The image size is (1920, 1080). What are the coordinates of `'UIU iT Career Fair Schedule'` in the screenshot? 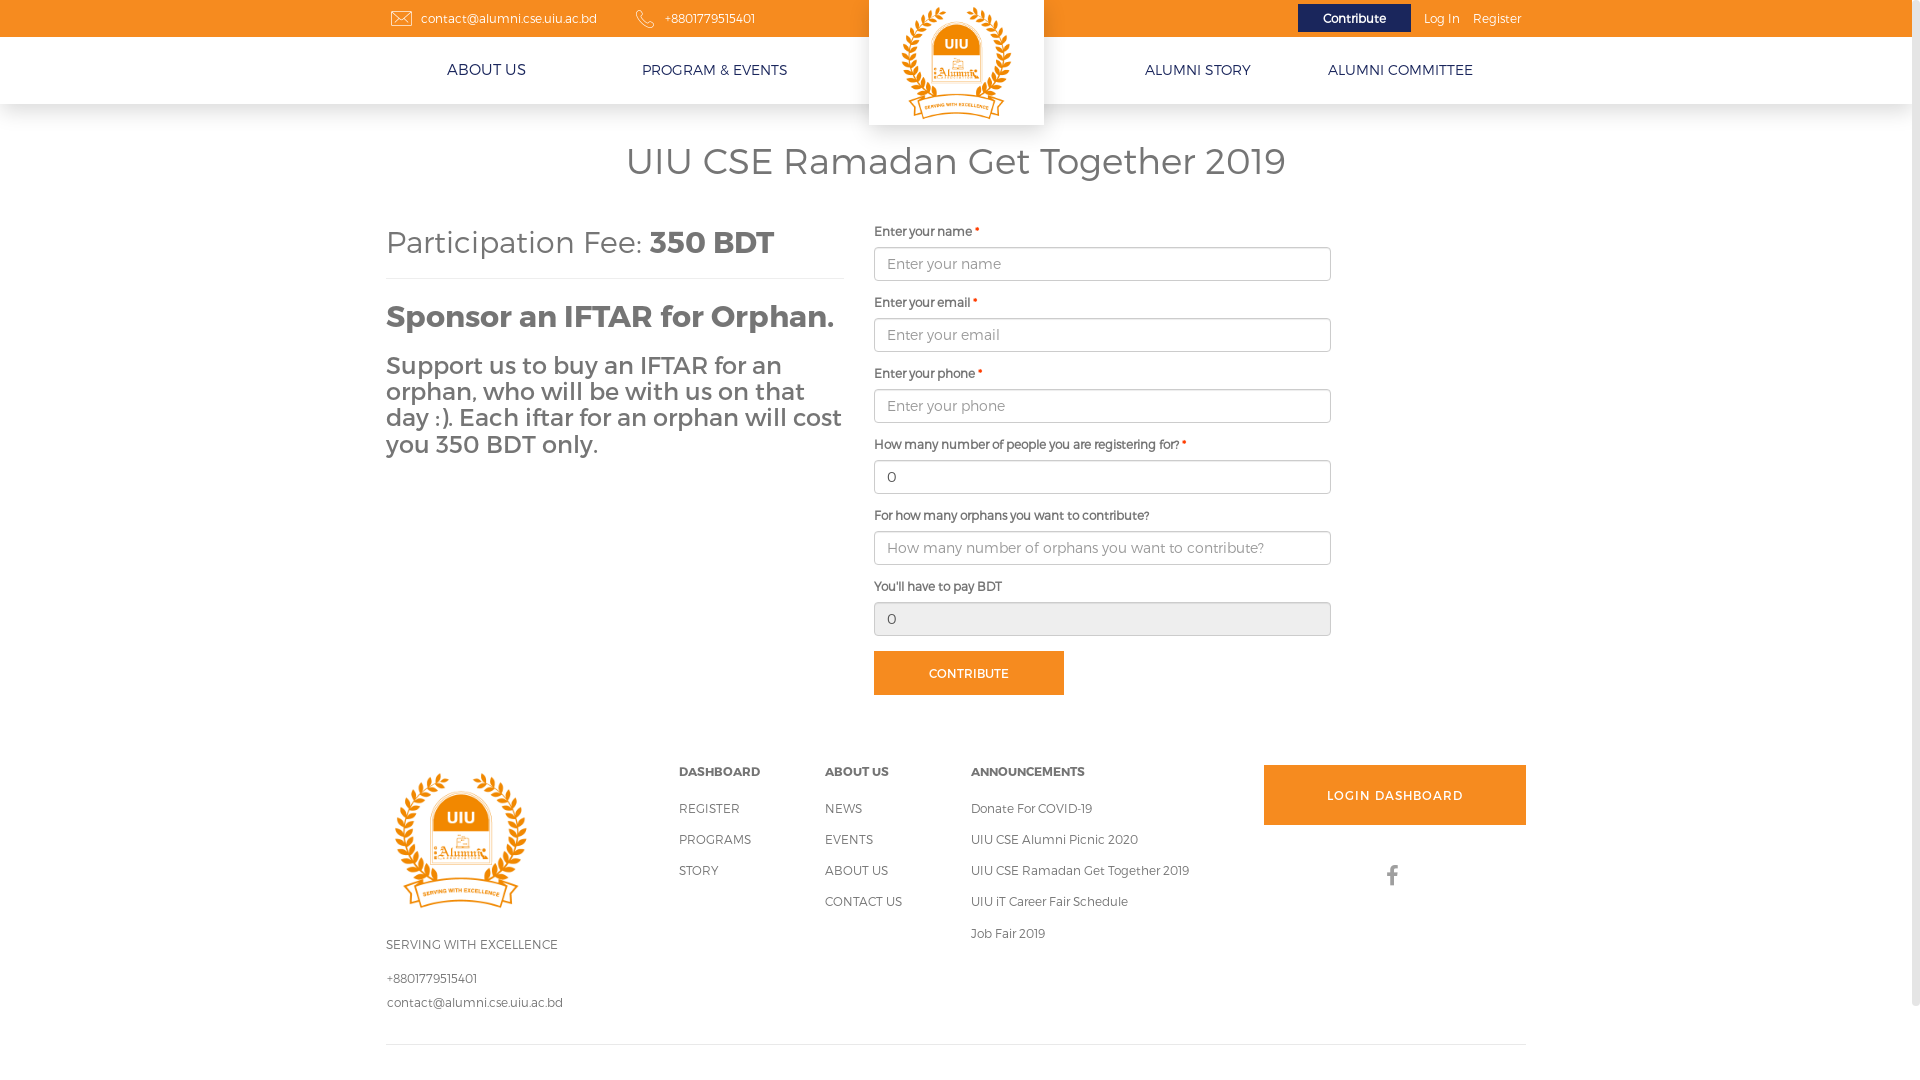 It's located at (1048, 901).